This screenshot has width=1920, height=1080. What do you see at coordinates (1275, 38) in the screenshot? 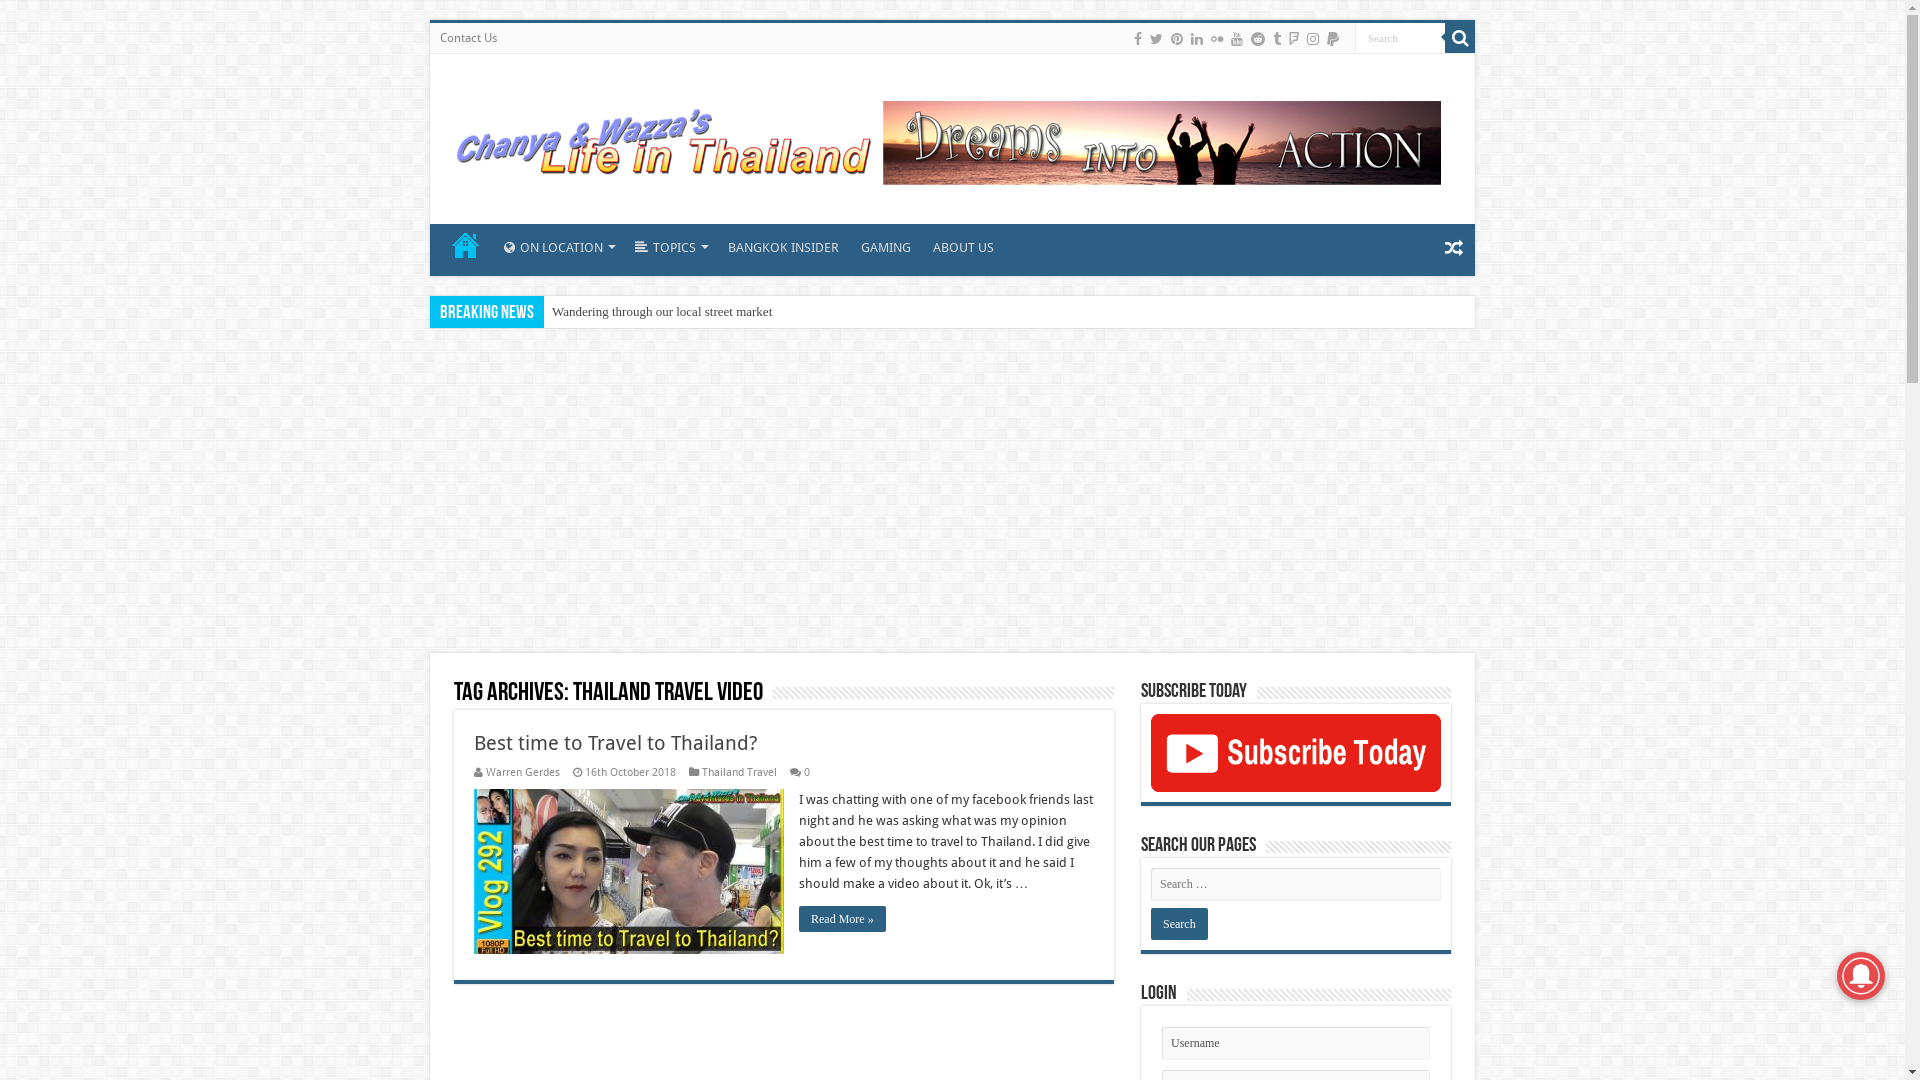
I see `'Tumblr'` at bounding box center [1275, 38].